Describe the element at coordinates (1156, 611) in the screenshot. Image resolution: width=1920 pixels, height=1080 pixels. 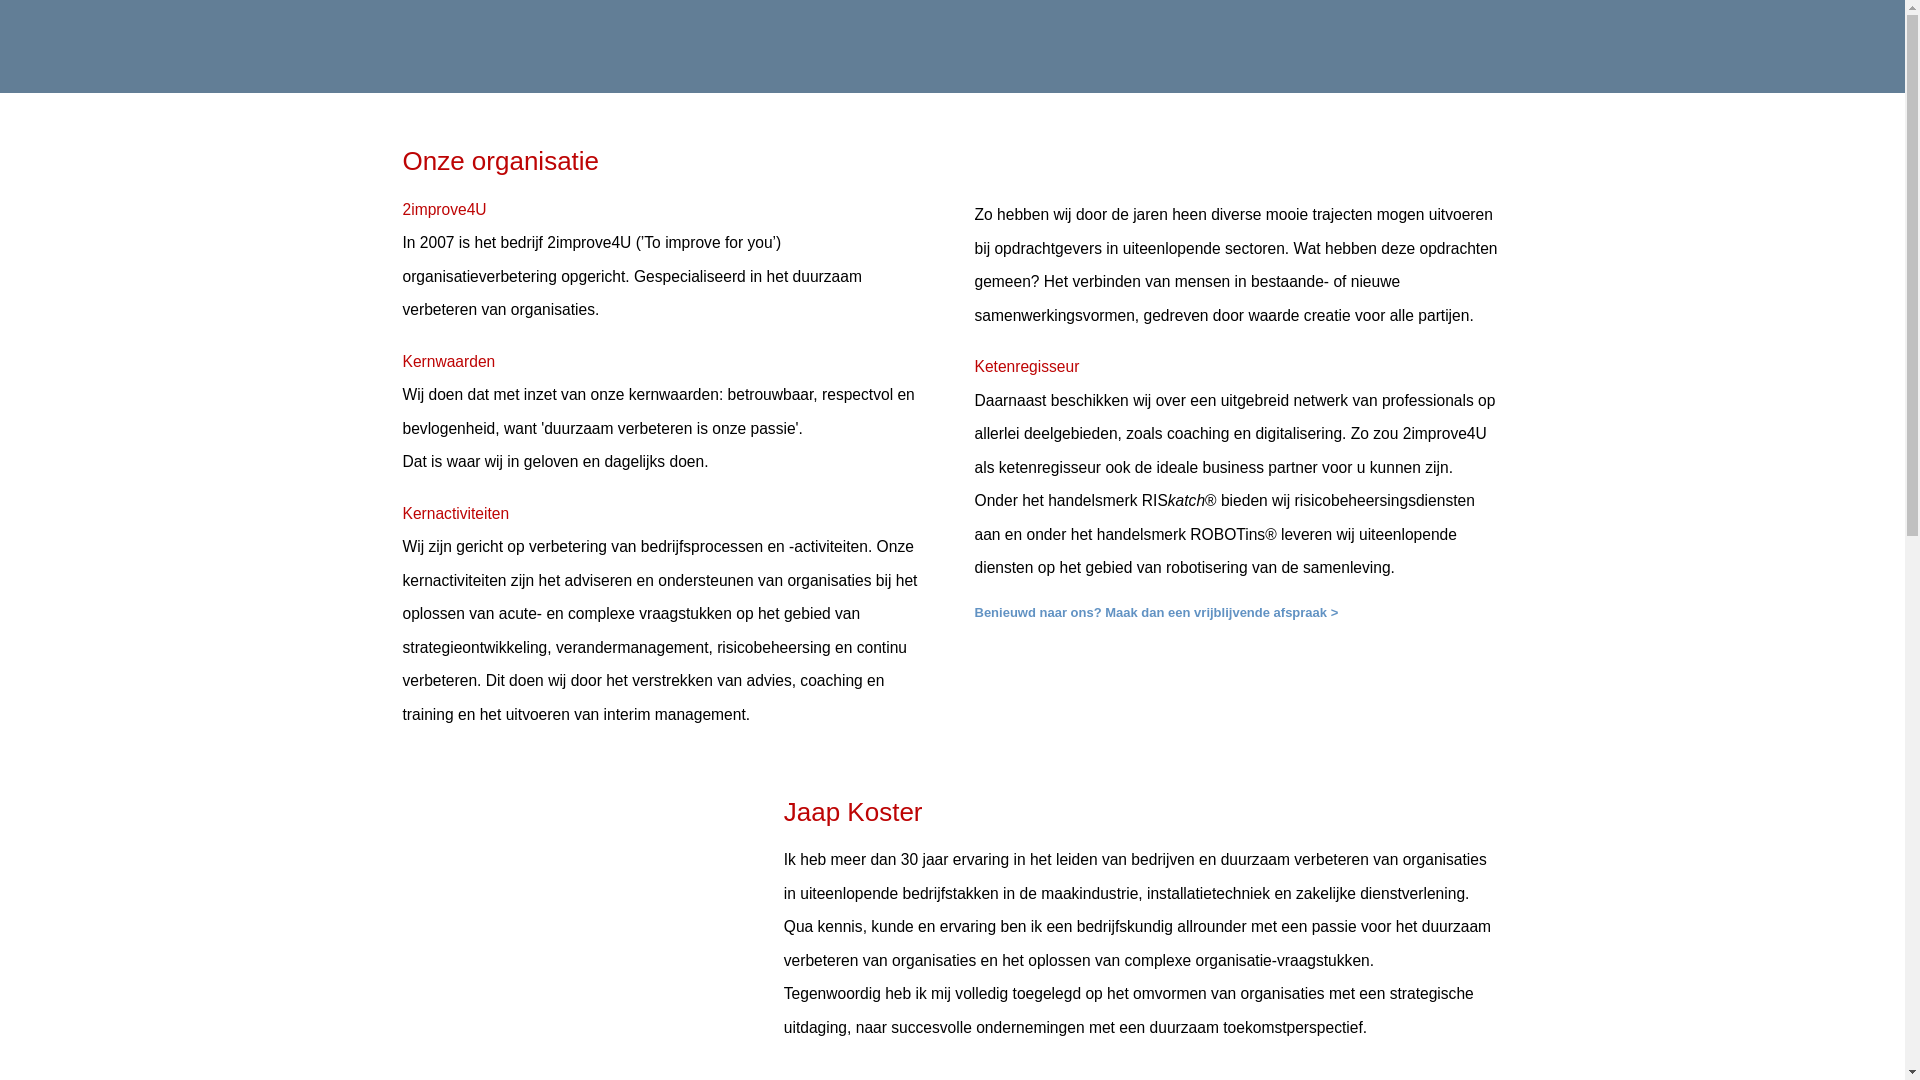
I see `'Benieuwd naar ons? Maak dan een vrijblijvende afspraak >'` at that location.